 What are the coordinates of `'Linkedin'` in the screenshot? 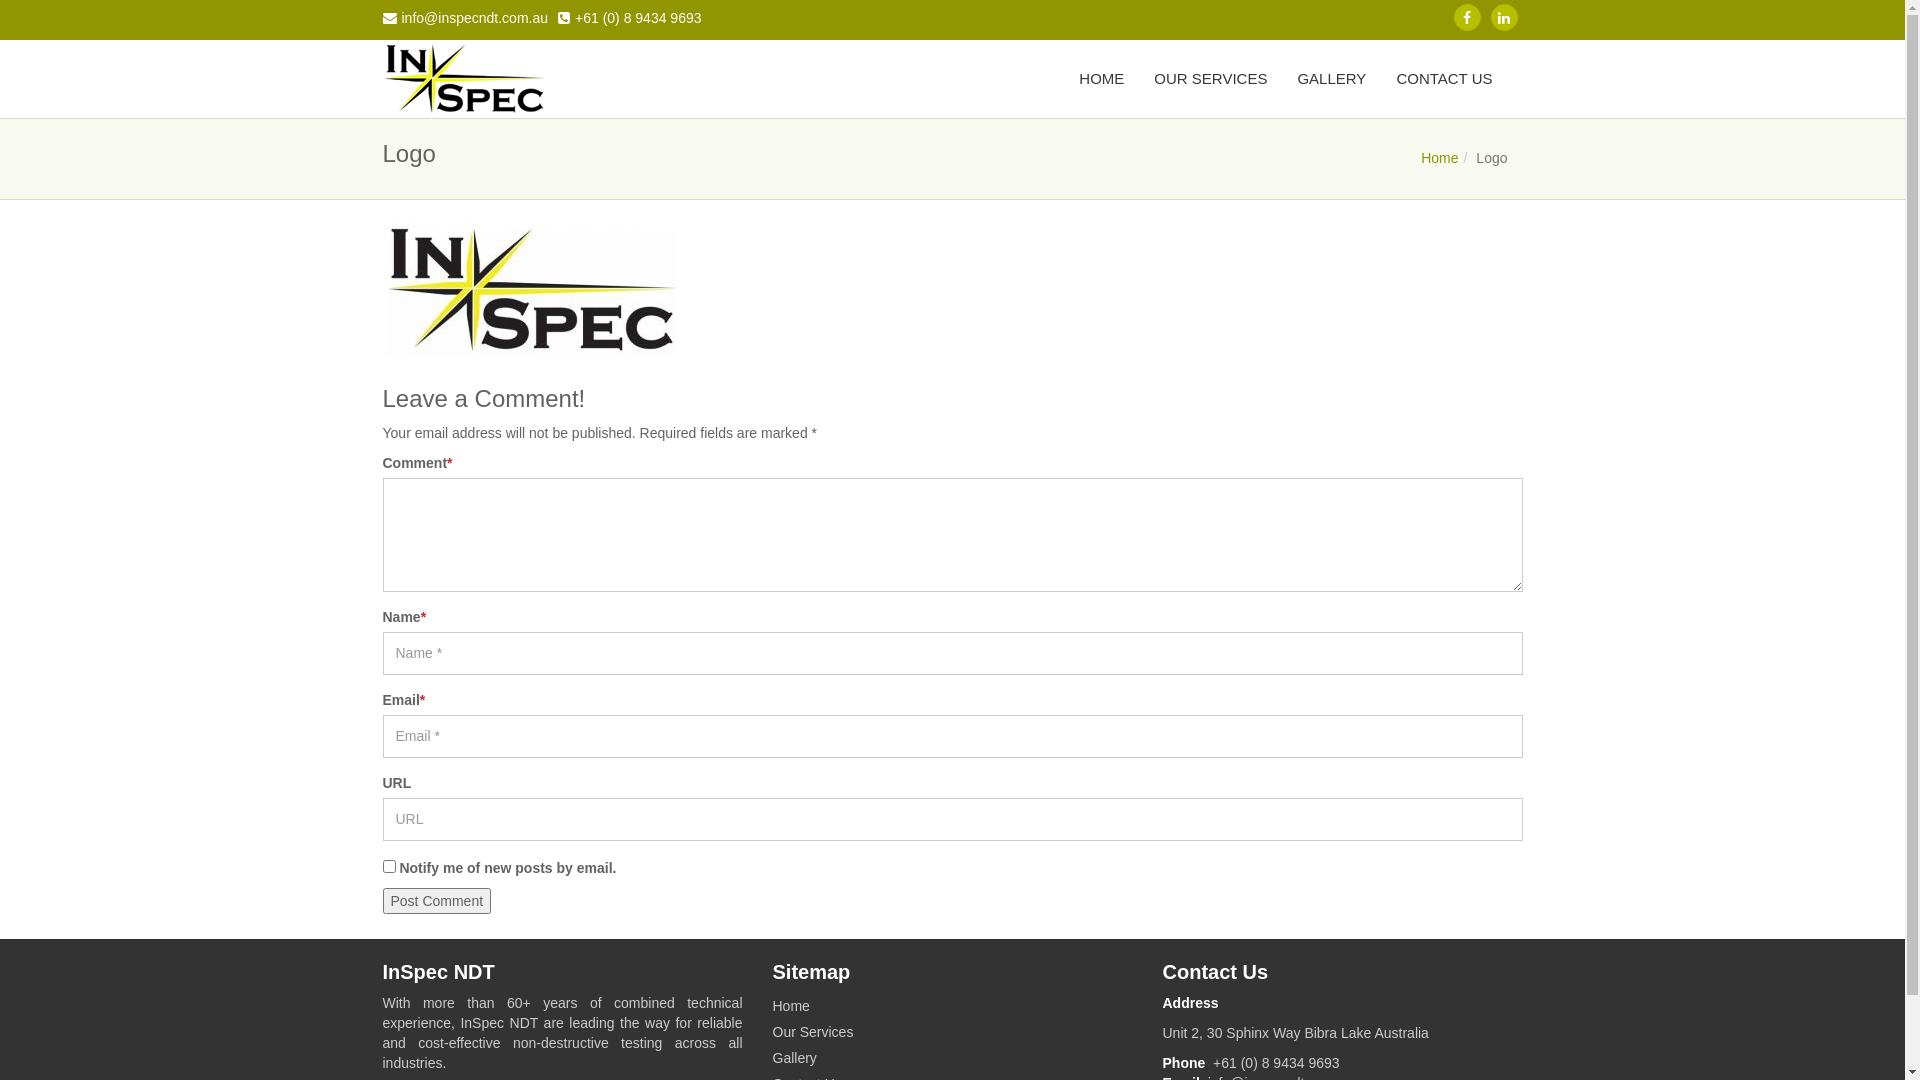 It's located at (1503, 17).